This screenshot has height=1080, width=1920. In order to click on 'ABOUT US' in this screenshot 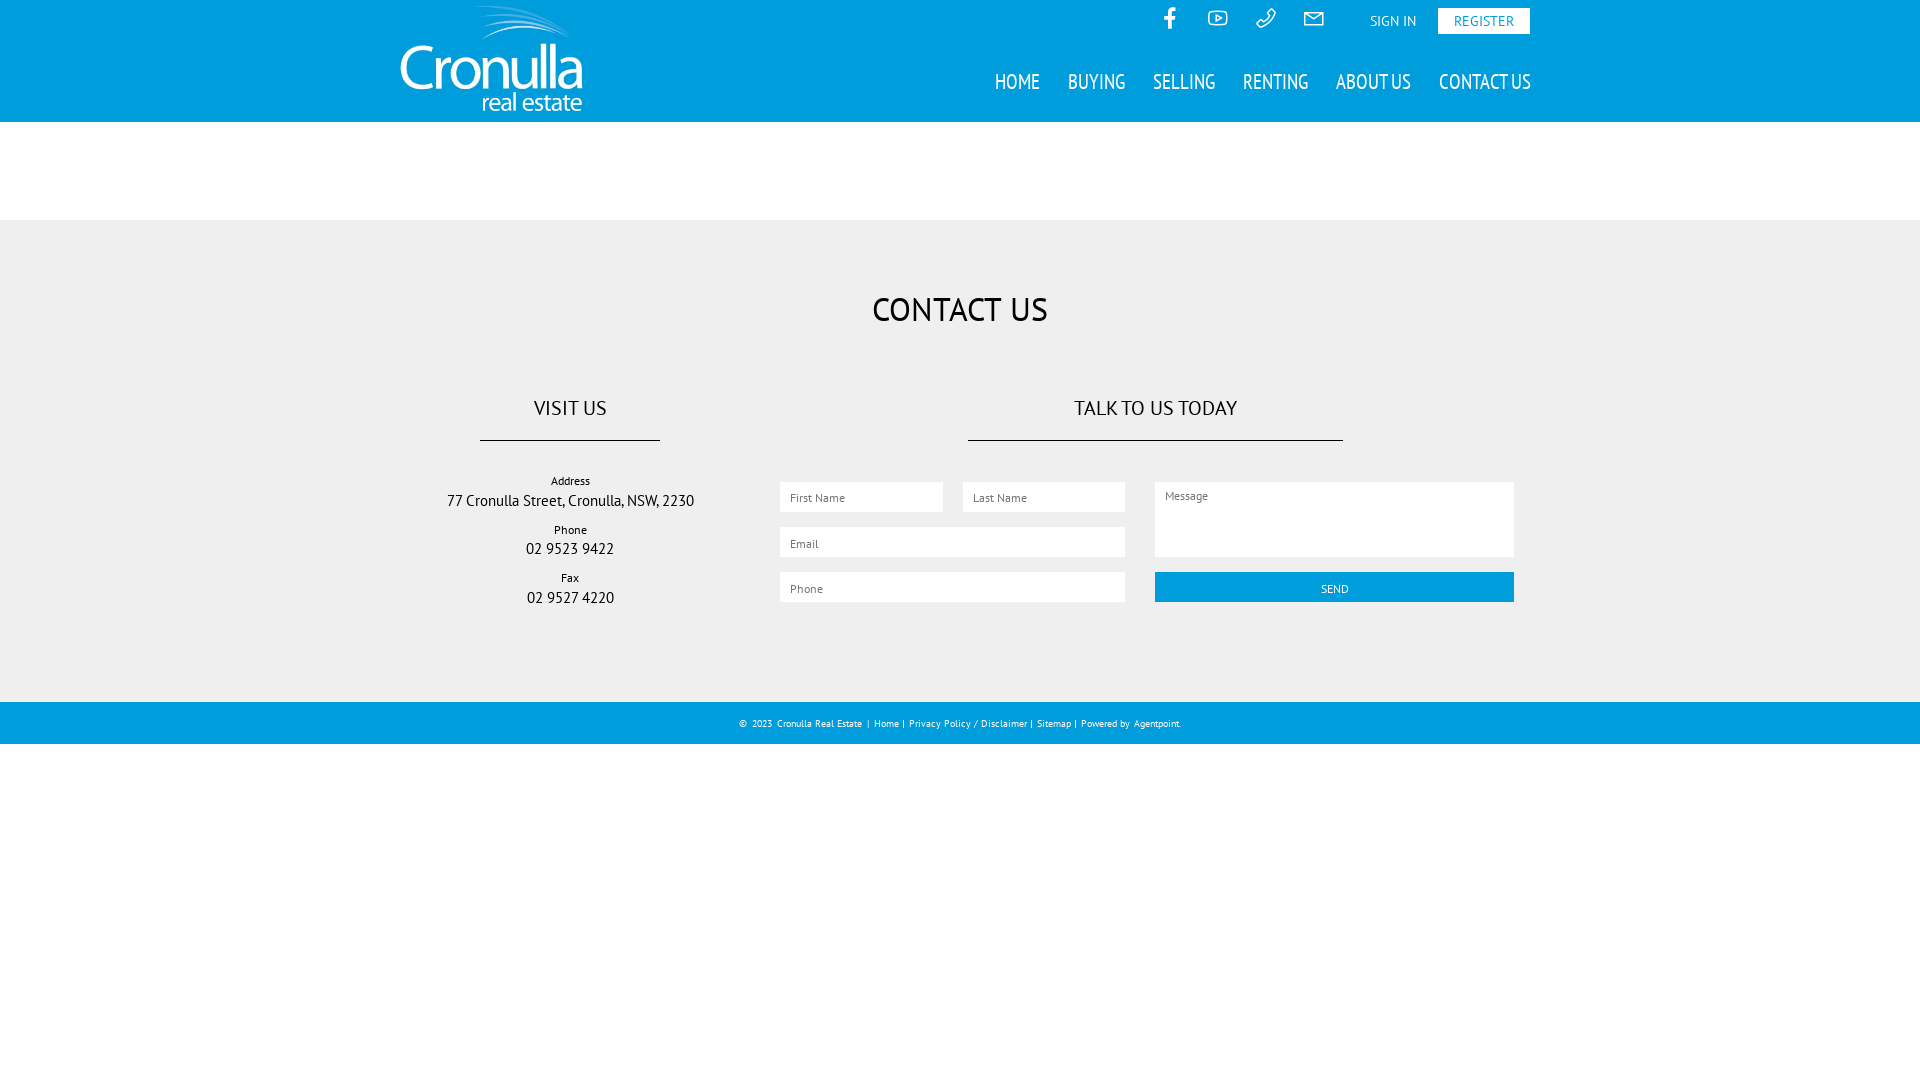, I will do `click(1372, 80)`.